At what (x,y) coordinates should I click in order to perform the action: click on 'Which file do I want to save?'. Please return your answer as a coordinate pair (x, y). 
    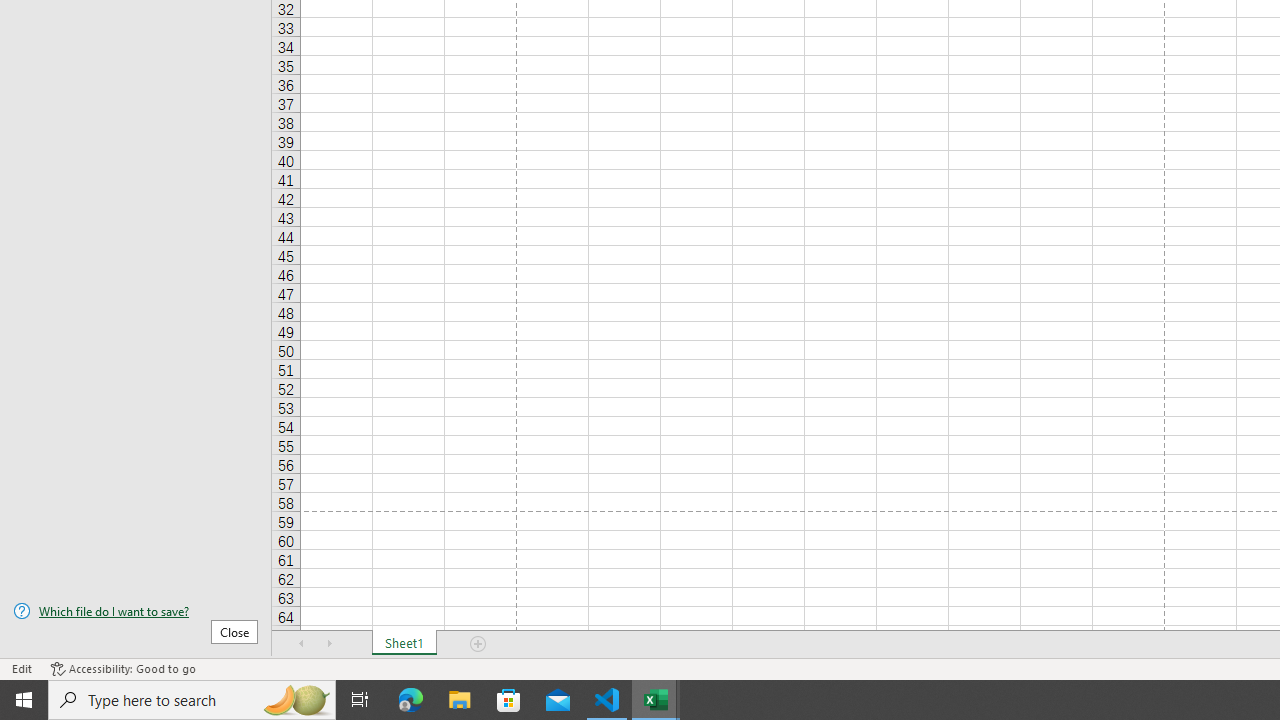
    Looking at the image, I should click on (135, 610).